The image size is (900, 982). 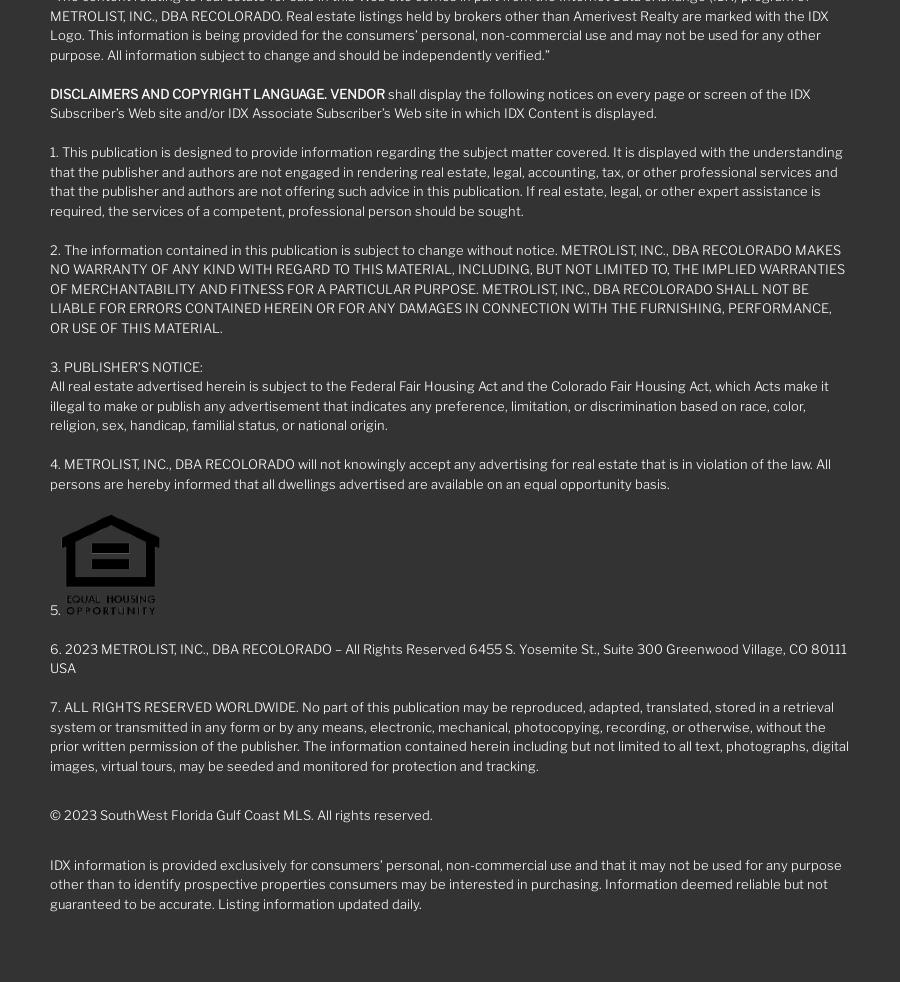 What do you see at coordinates (446, 179) in the screenshot?
I see `'1. This publication is designed to provide information regarding the subject matter covered. It is displayed with the understanding that the publisher and authors are not engaged in rendering real estate, legal, accounting, tax, or other professional services and that the publisher and authors are not offering such advice in this publication. If real estate, legal, or other expert assistance is required, the services of a competent, professional person should be sought.'` at bounding box center [446, 179].